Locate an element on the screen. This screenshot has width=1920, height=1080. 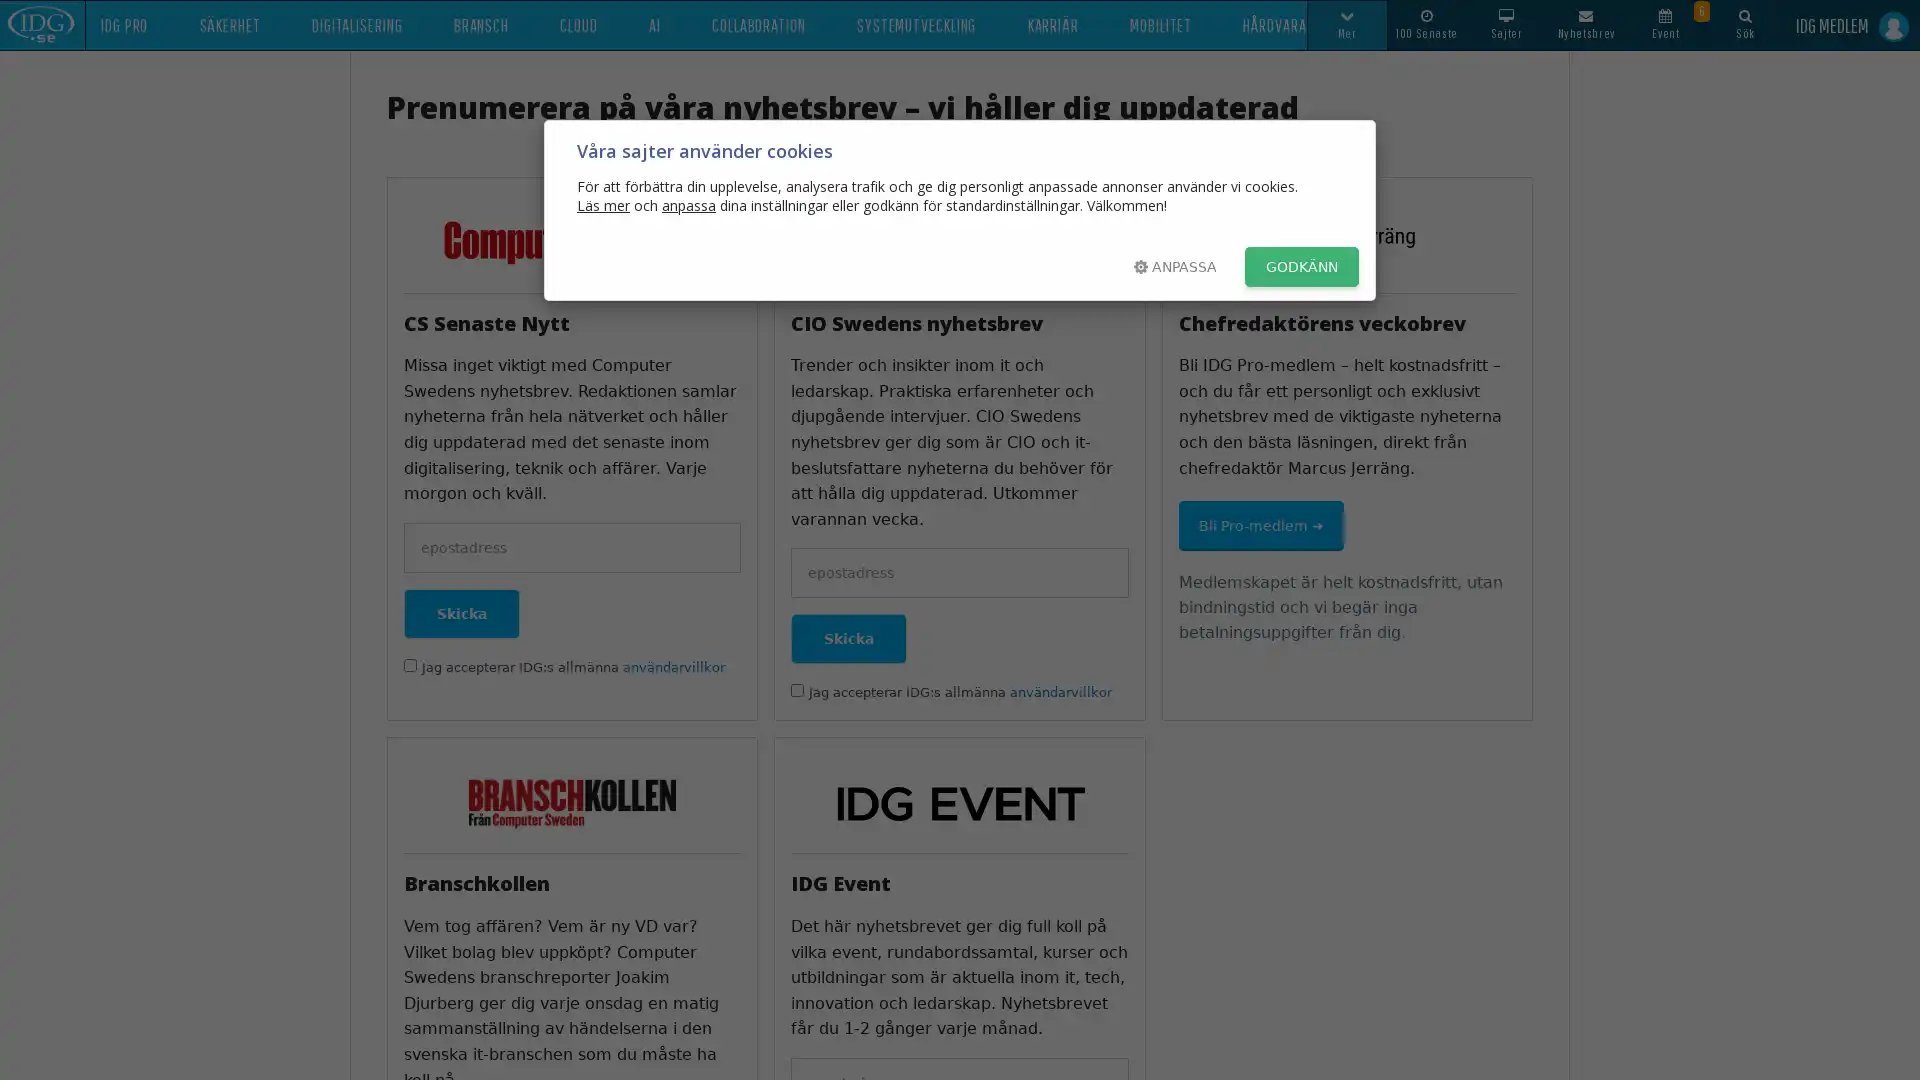
Skicka is located at coordinates (849, 639).